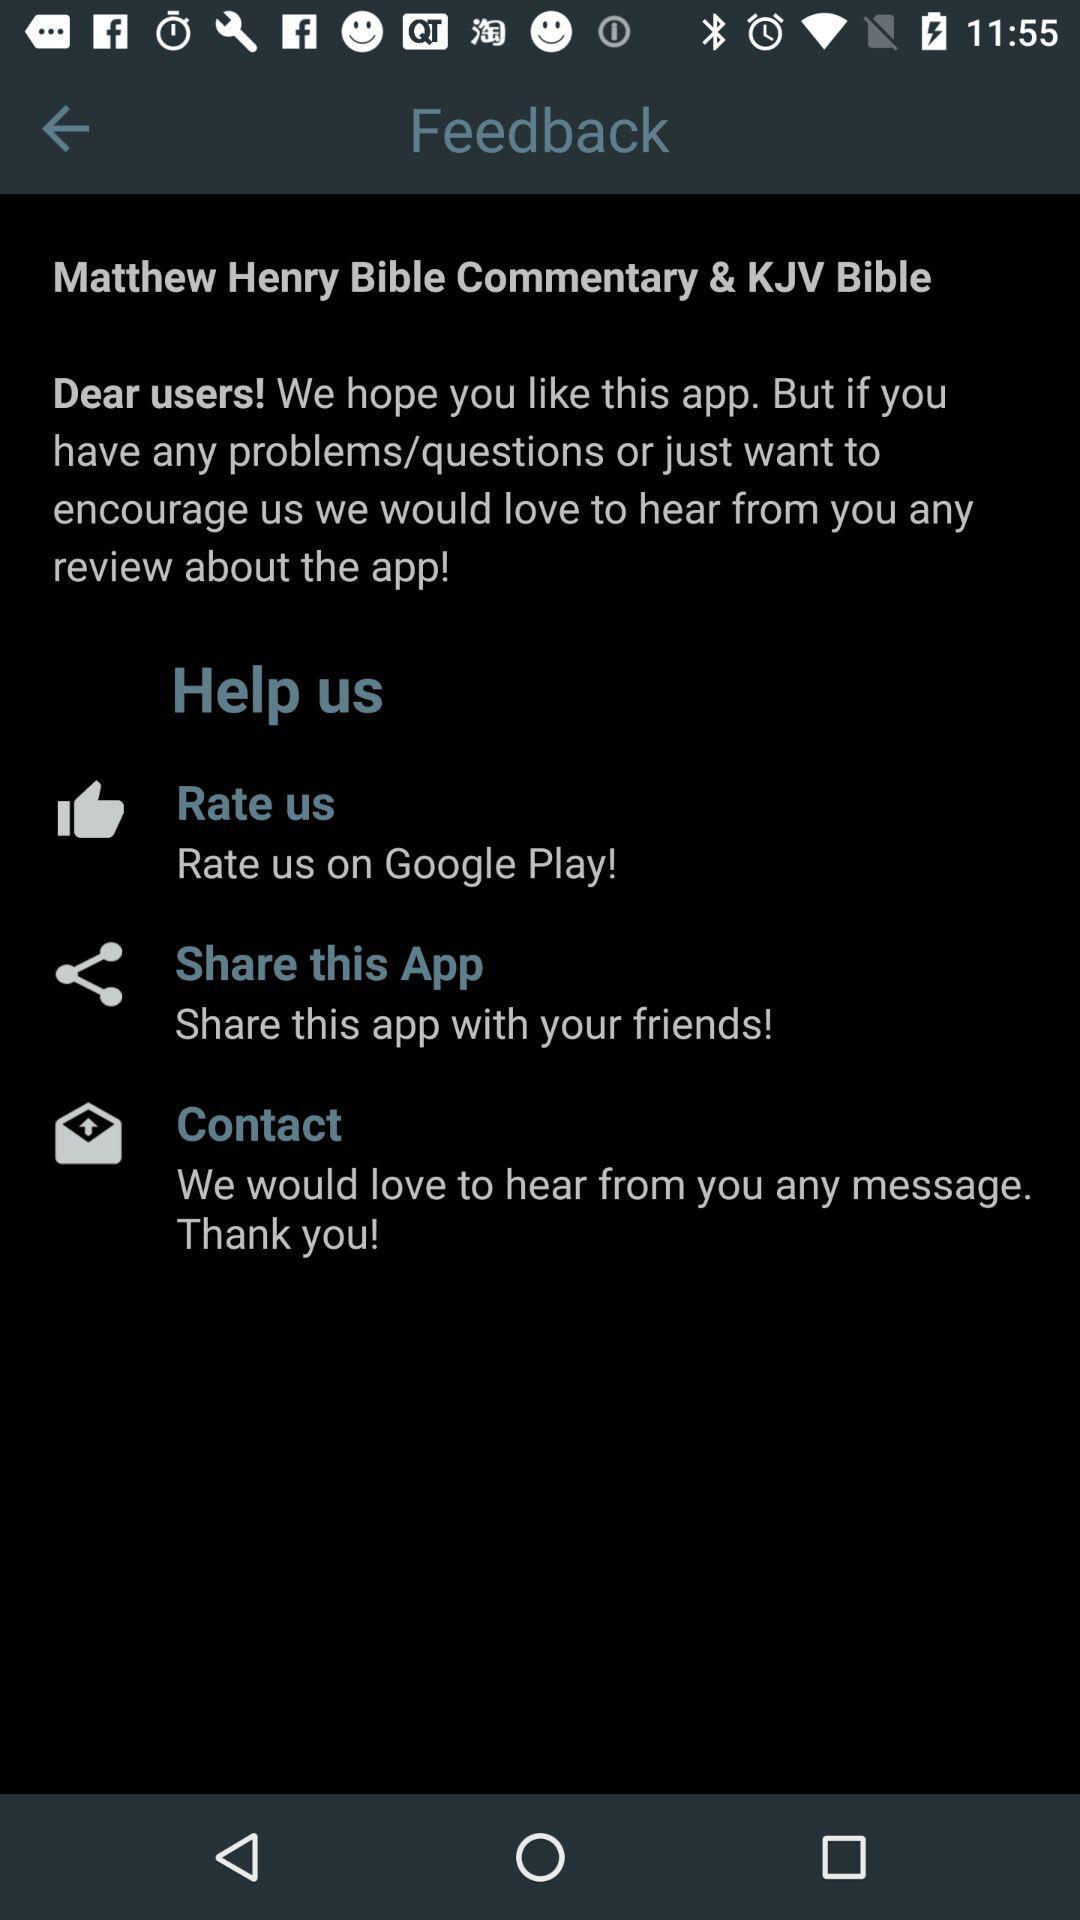 The height and width of the screenshot is (1920, 1080). Describe the element at coordinates (64, 127) in the screenshot. I see `the arrow_backward icon` at that location.